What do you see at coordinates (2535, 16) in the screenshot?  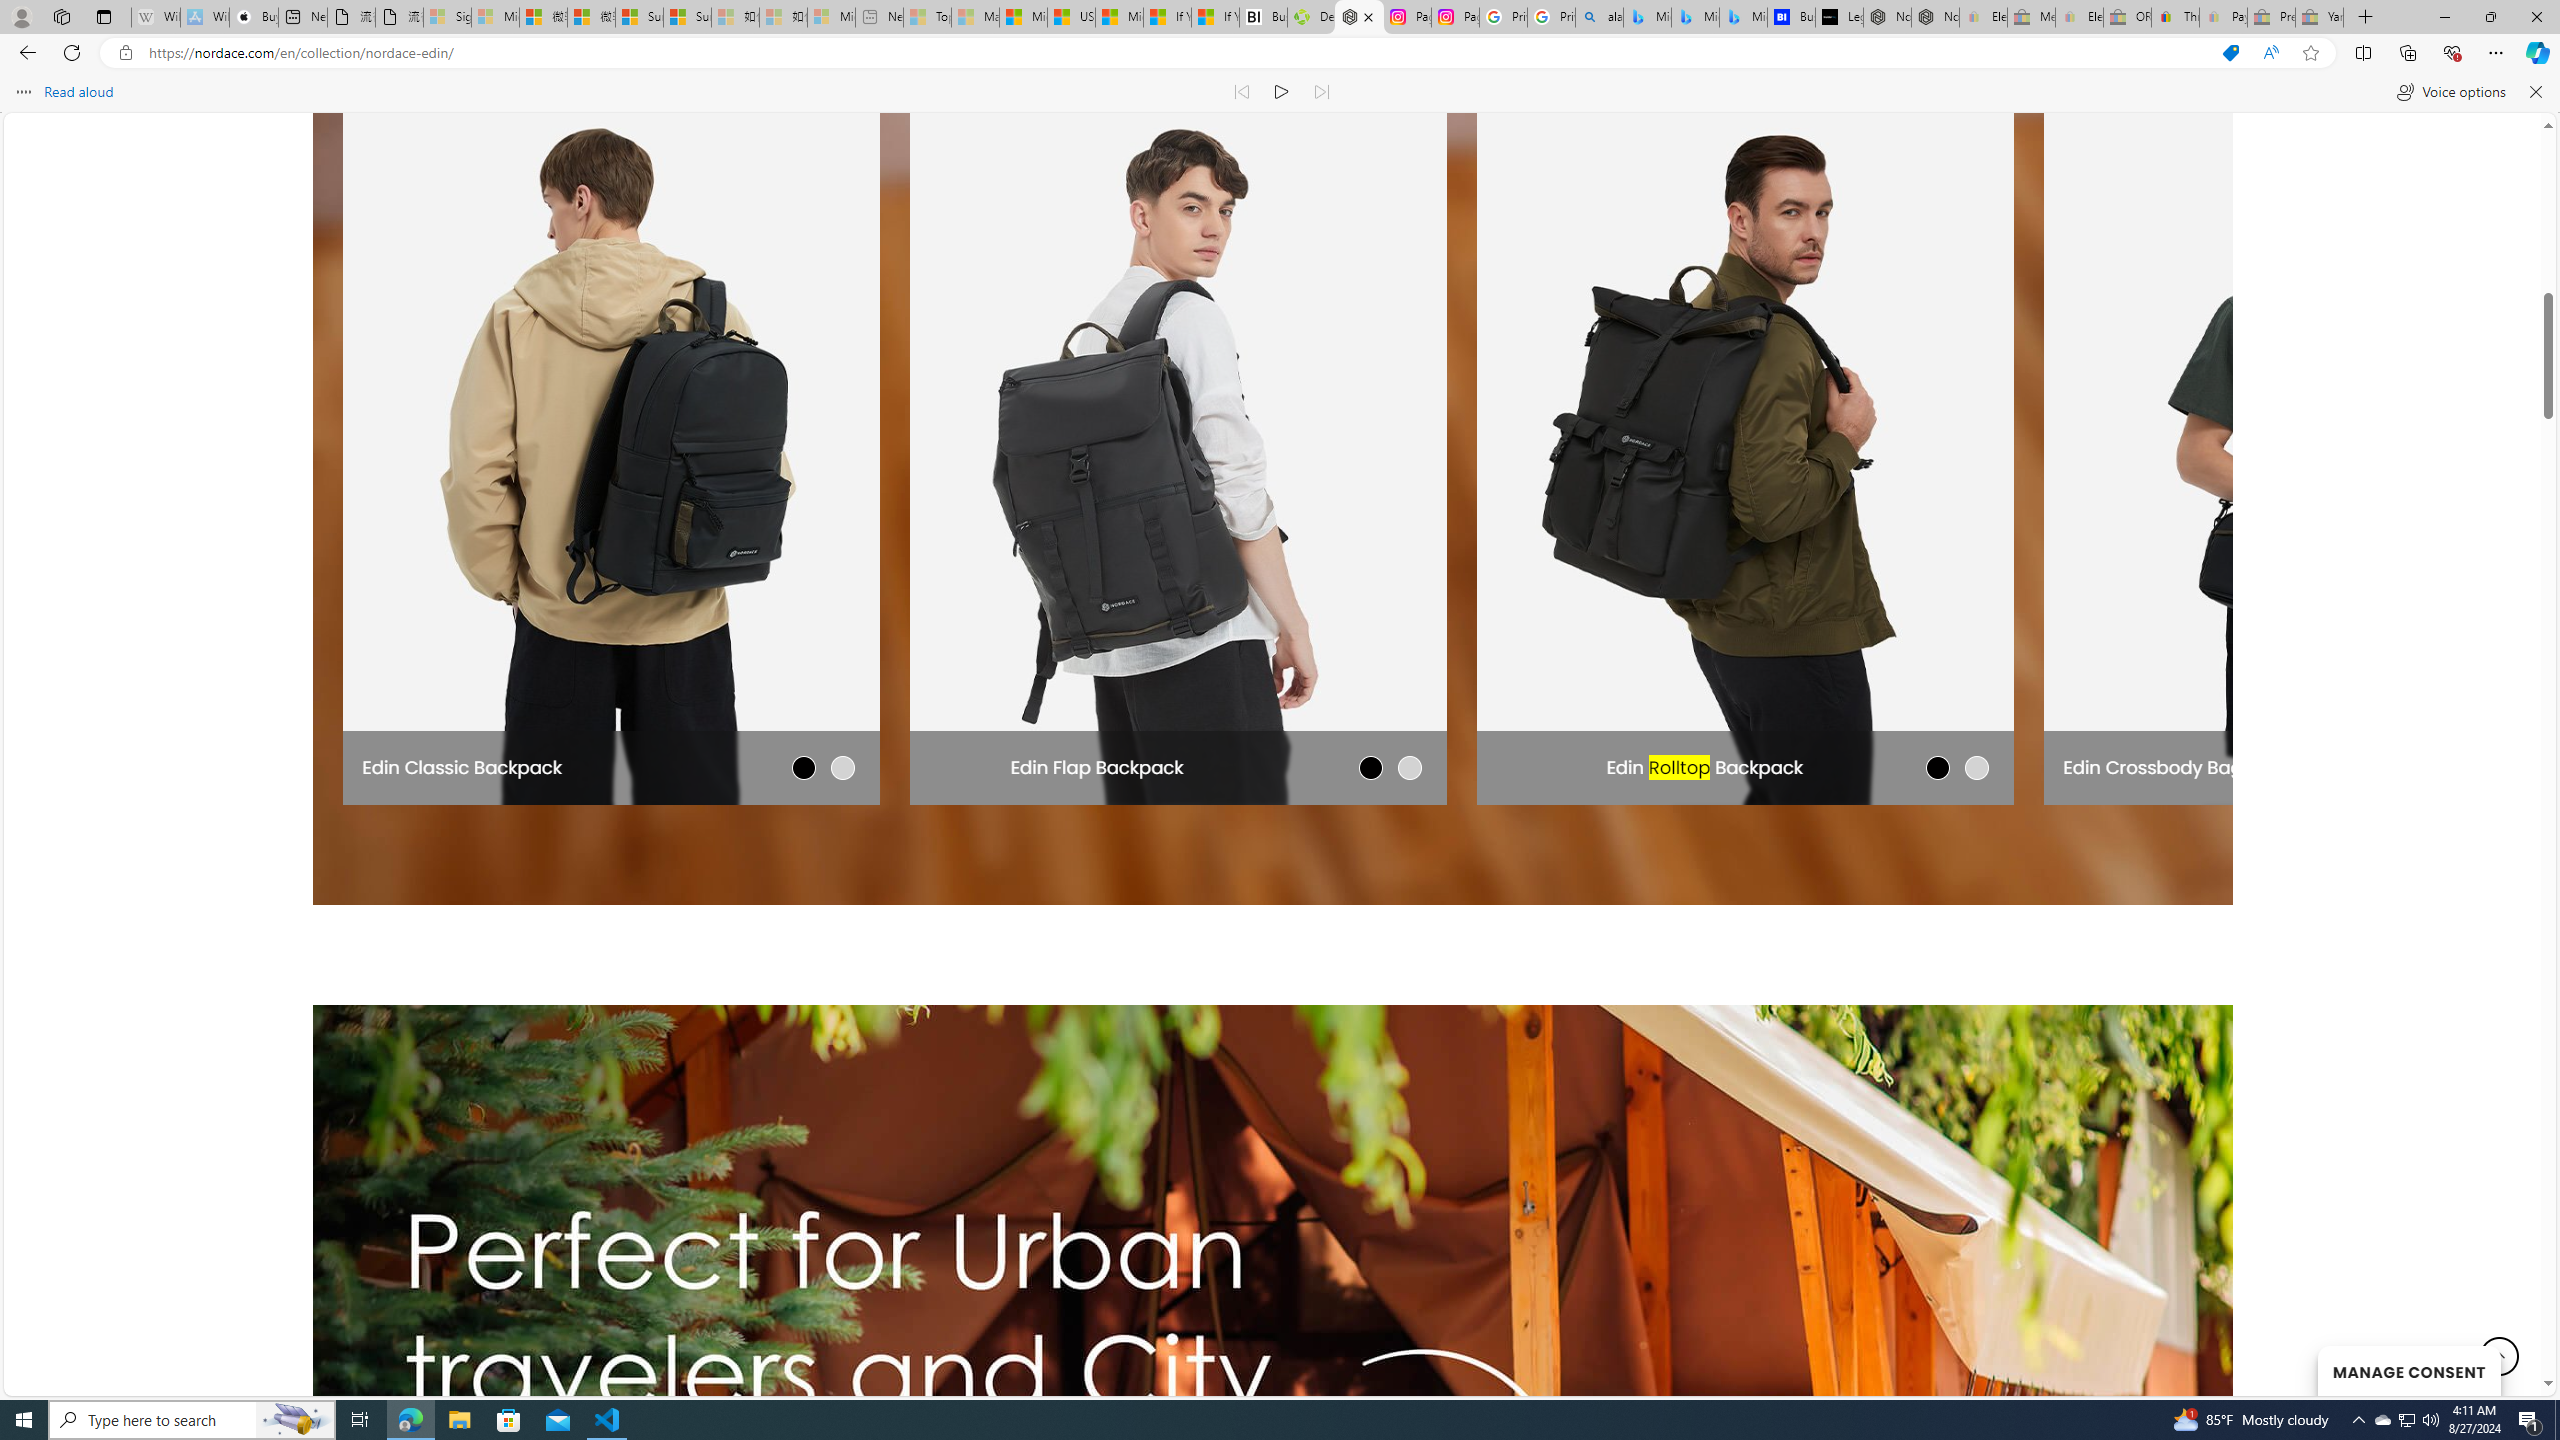 I see `'Close'` at bounding box center [2535, 16].